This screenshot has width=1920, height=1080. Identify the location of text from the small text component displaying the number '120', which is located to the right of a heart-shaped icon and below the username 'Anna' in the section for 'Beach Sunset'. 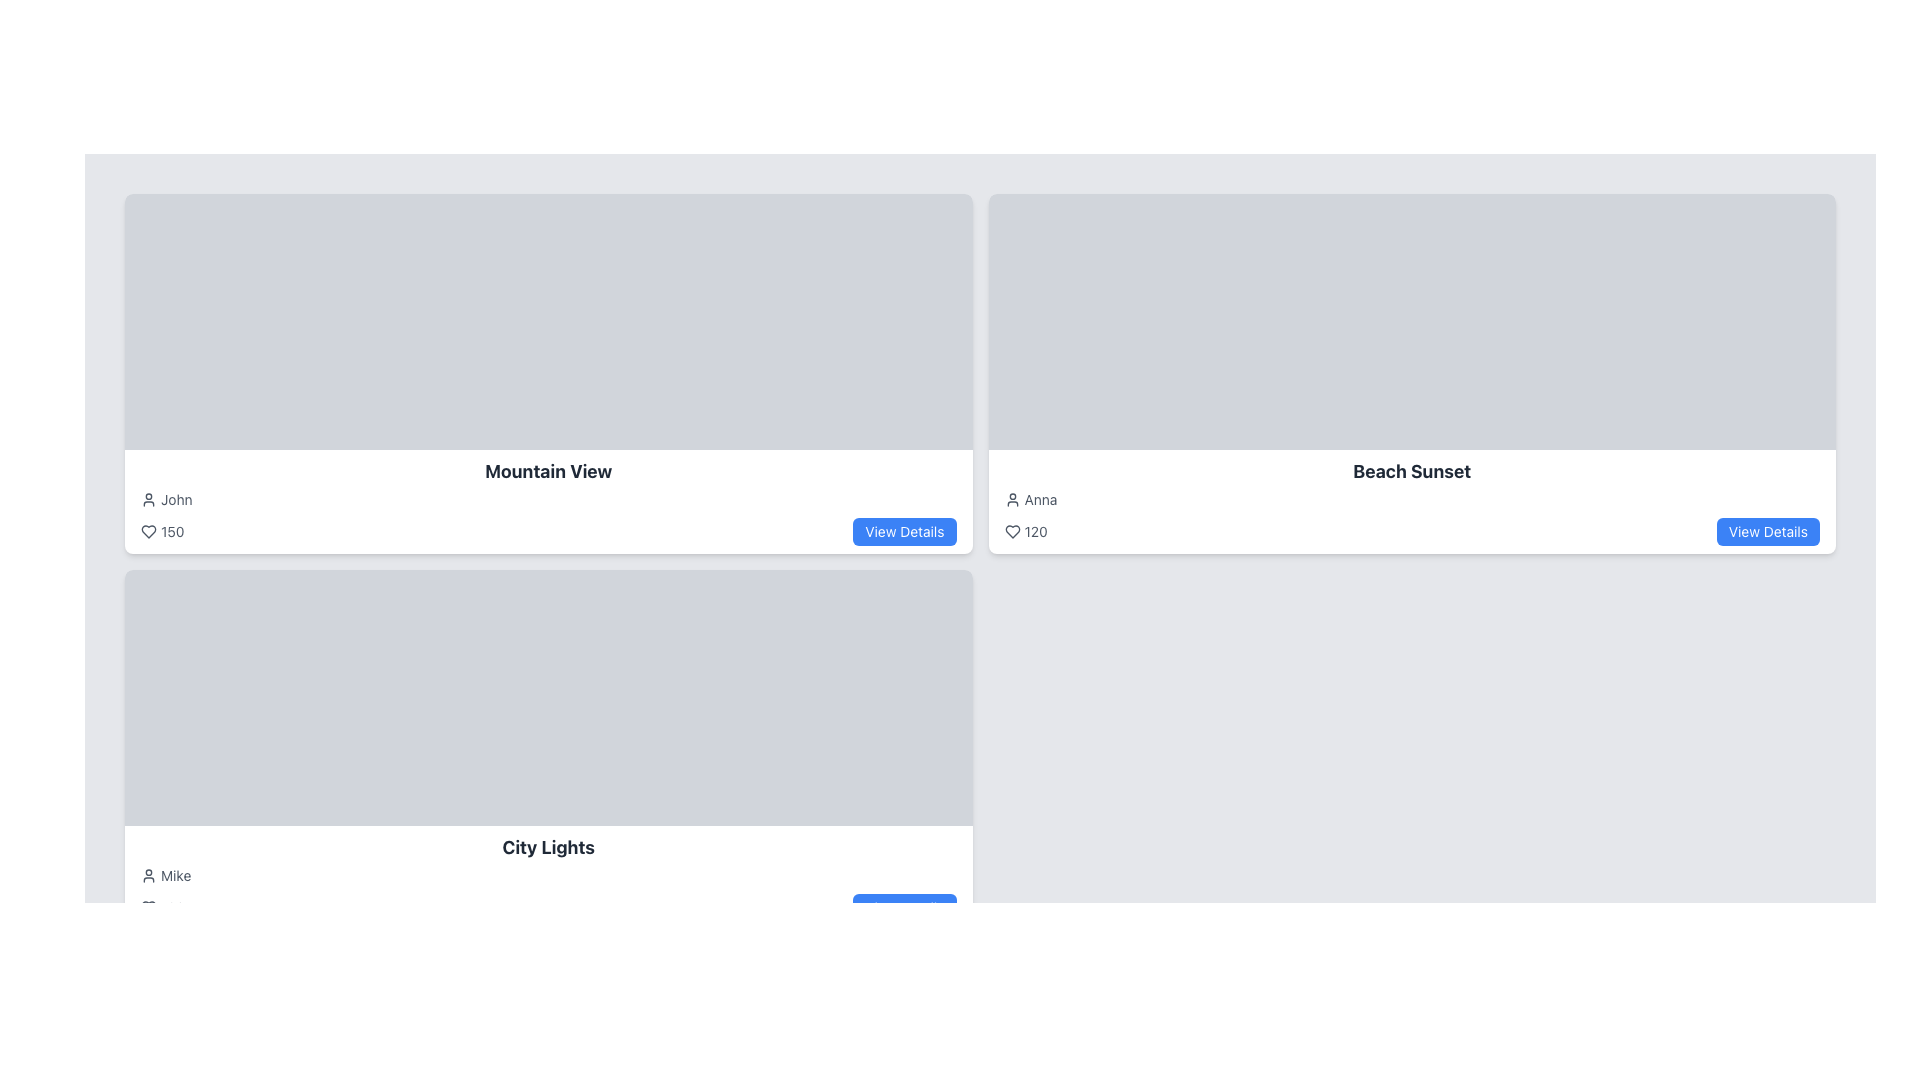
(1026, 531).